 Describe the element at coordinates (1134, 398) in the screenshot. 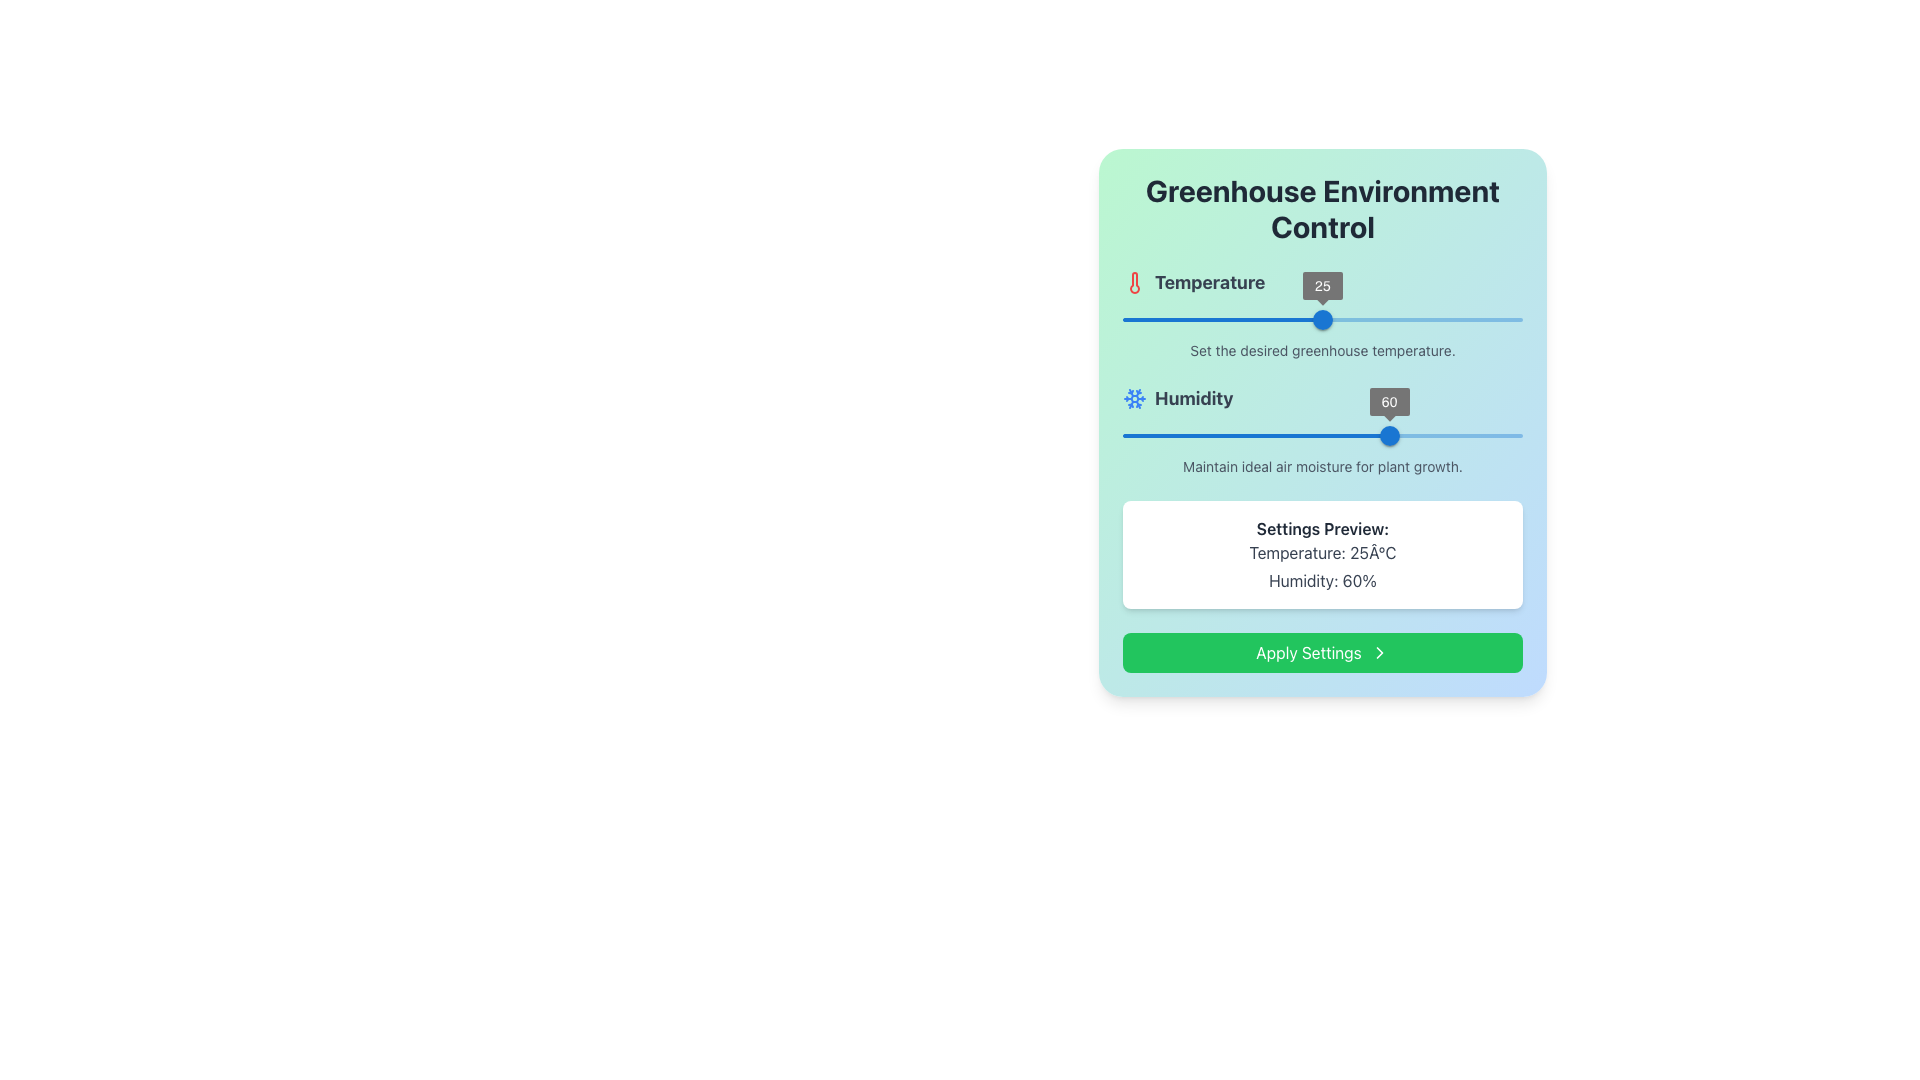

I see `the snowflake icon styled with a blue color scheme, located next to the 'Humidity' label in the 'Greenhouse Environment Control' interface` at that location.